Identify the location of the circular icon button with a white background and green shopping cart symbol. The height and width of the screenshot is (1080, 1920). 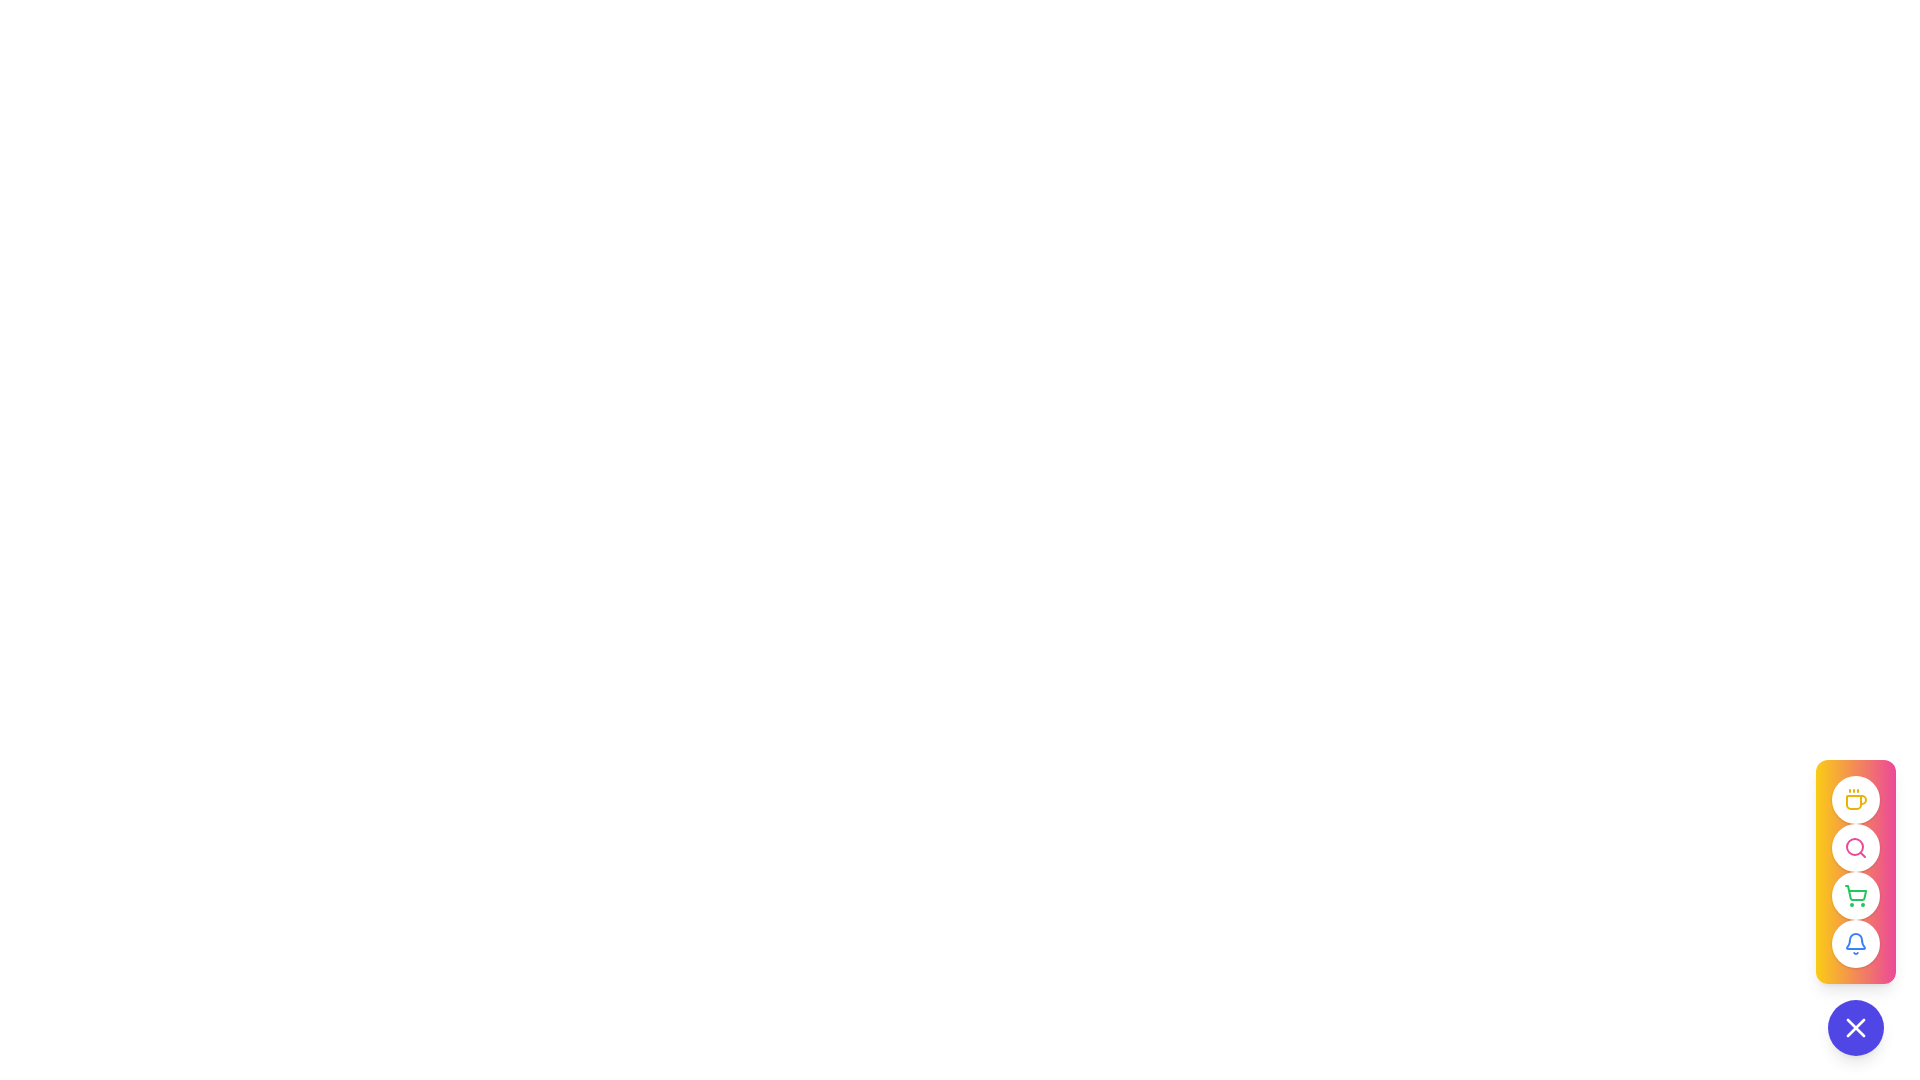
(1855, 907).